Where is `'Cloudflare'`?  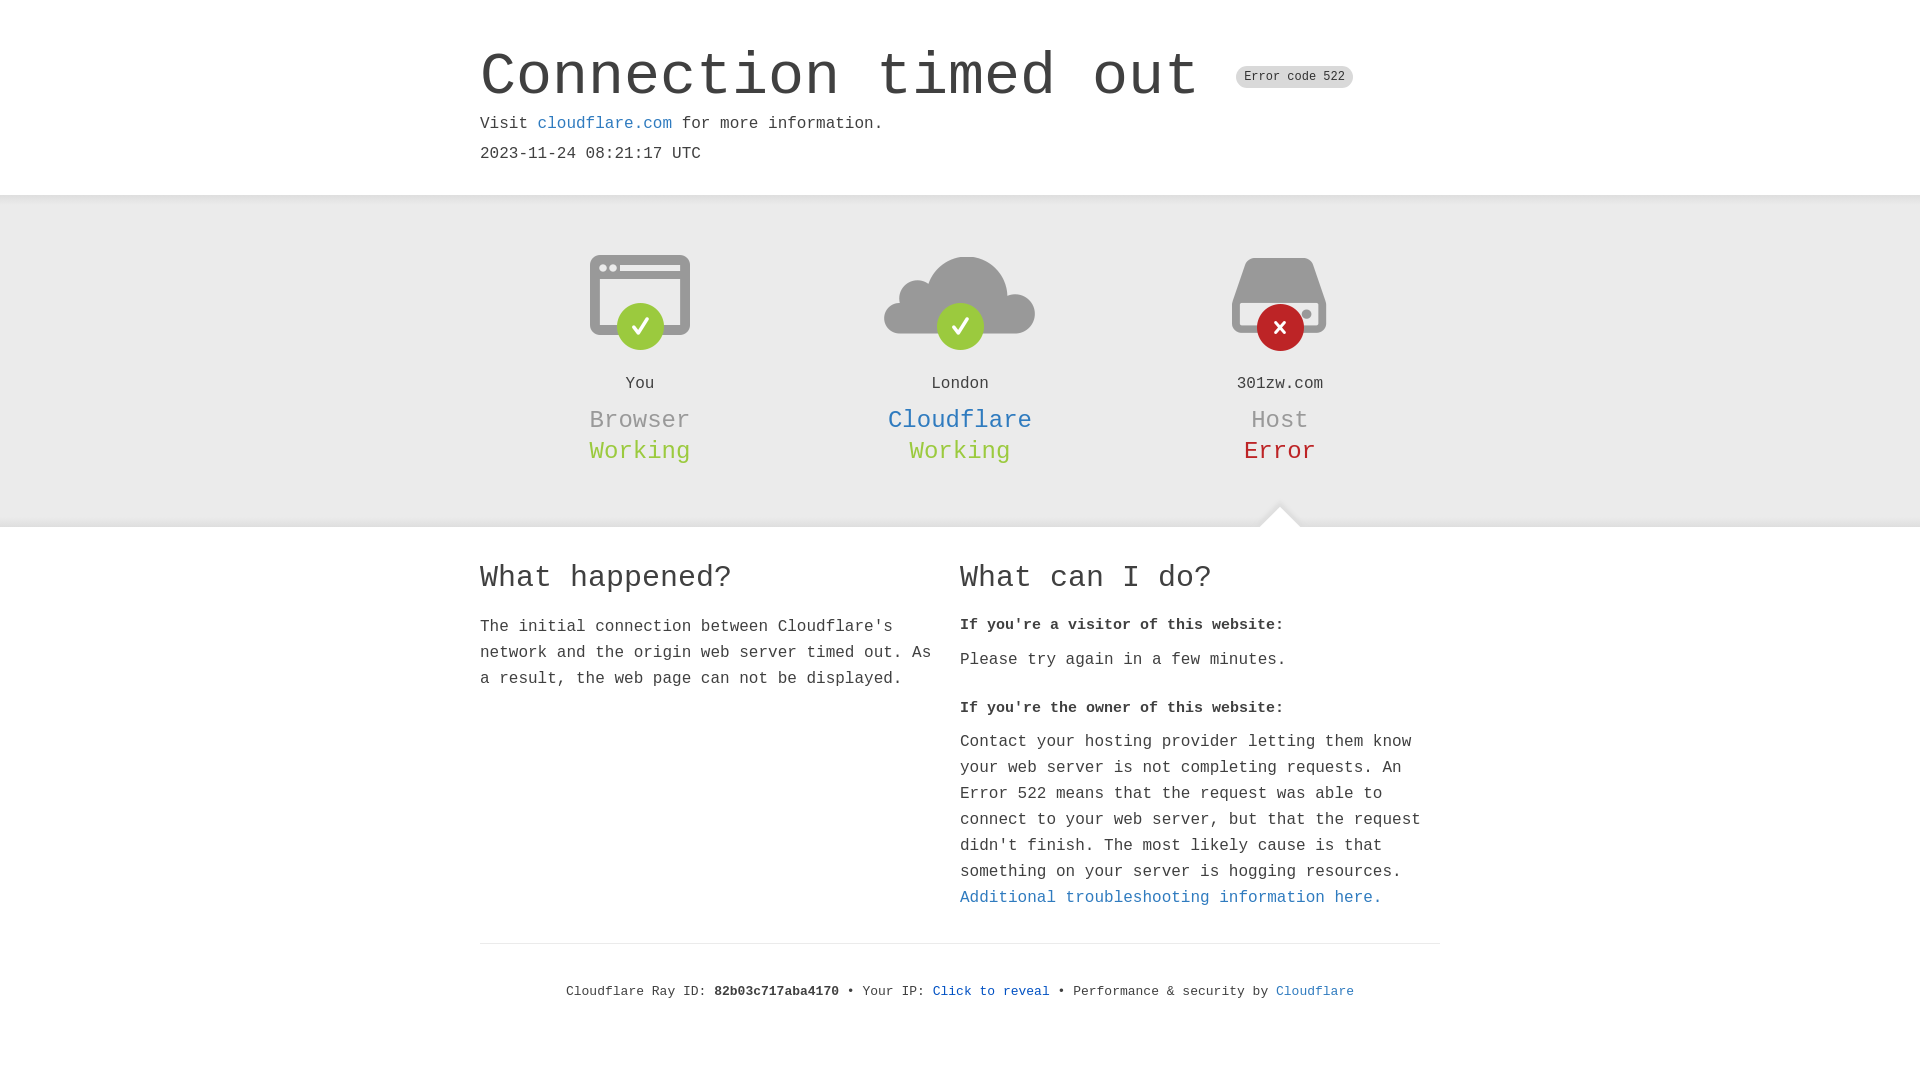 'Cloudflare' is located at coordinates (960, 419).